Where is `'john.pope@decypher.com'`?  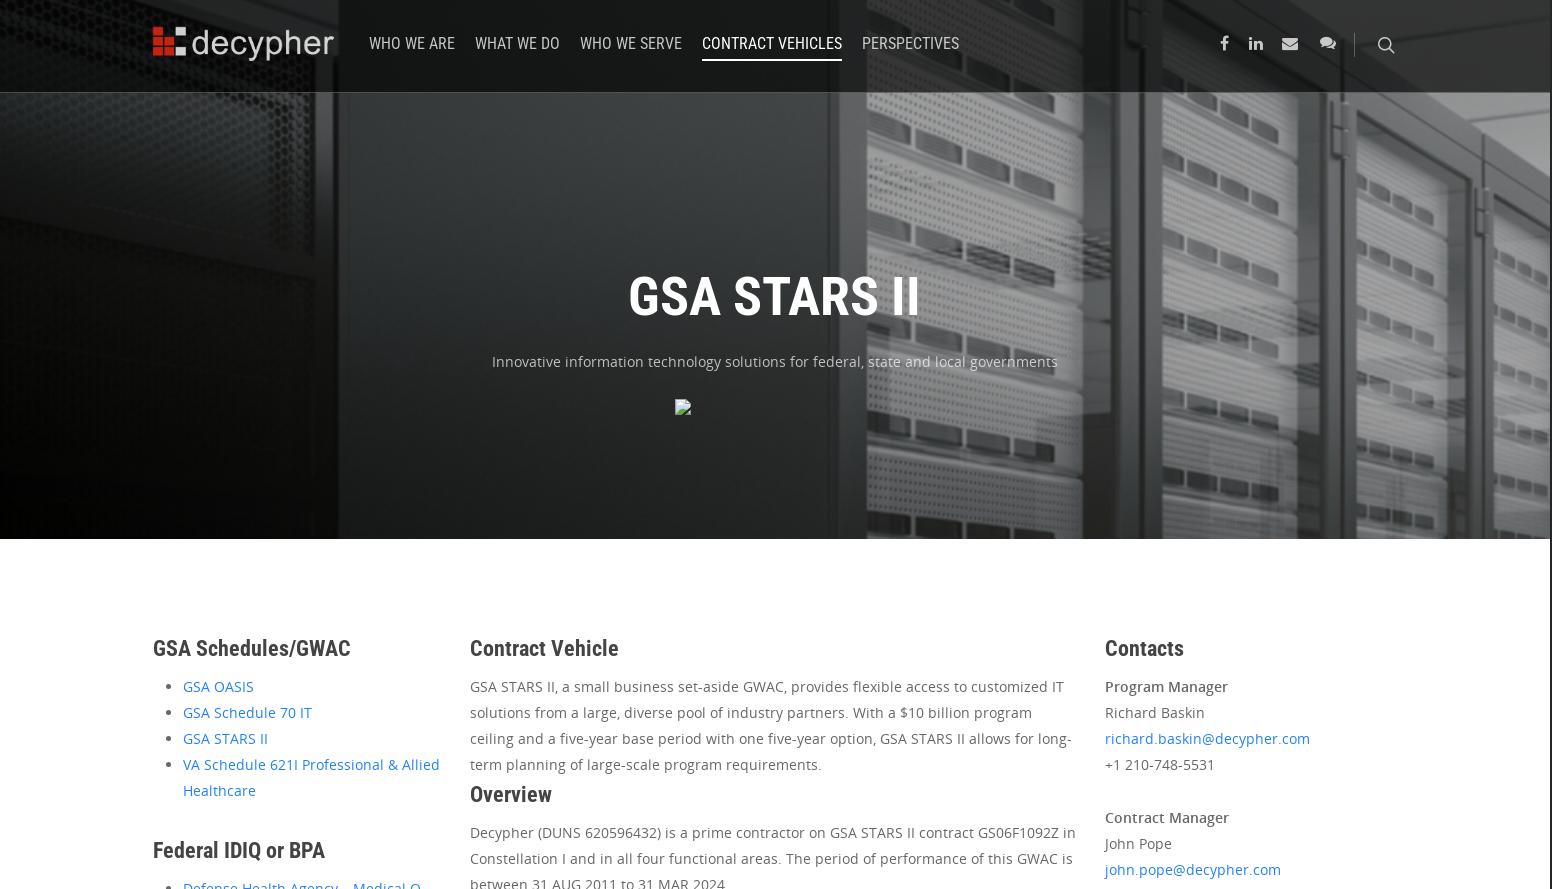 'john.pope@decypher.com' is located at coordinates (1192, 868).